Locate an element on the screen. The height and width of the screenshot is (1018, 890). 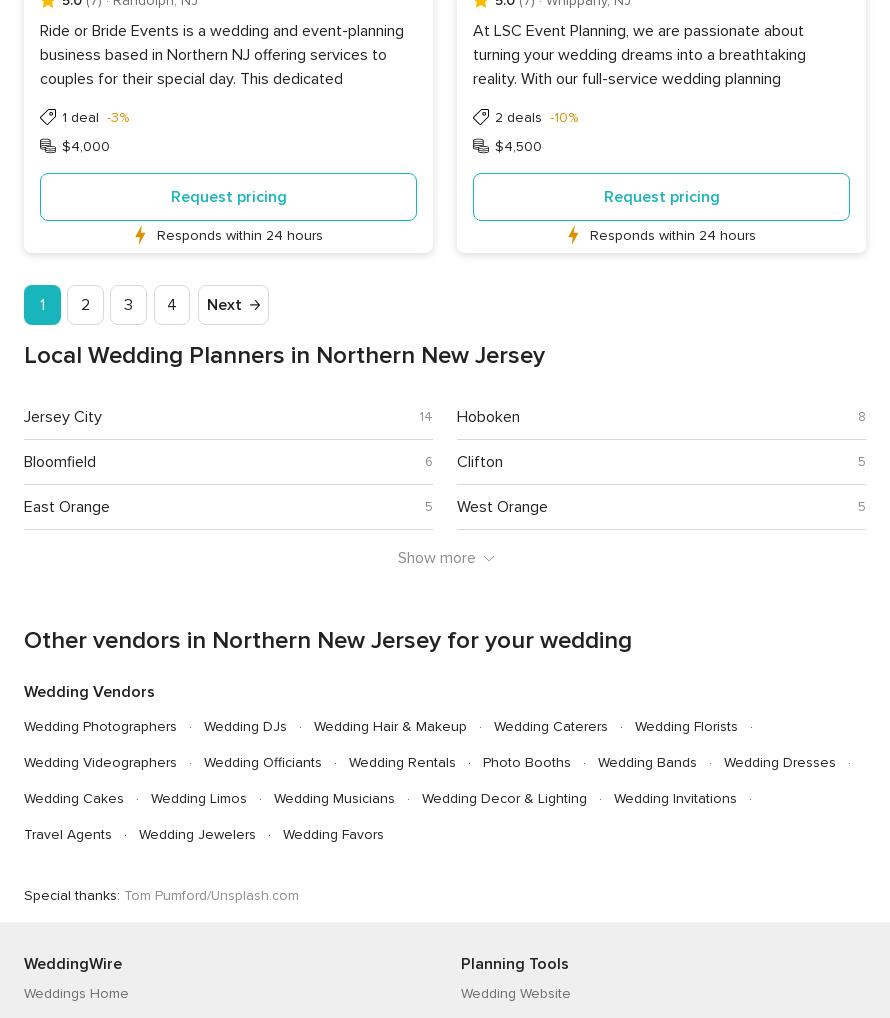
'6' is located at coordinates (427, 460).